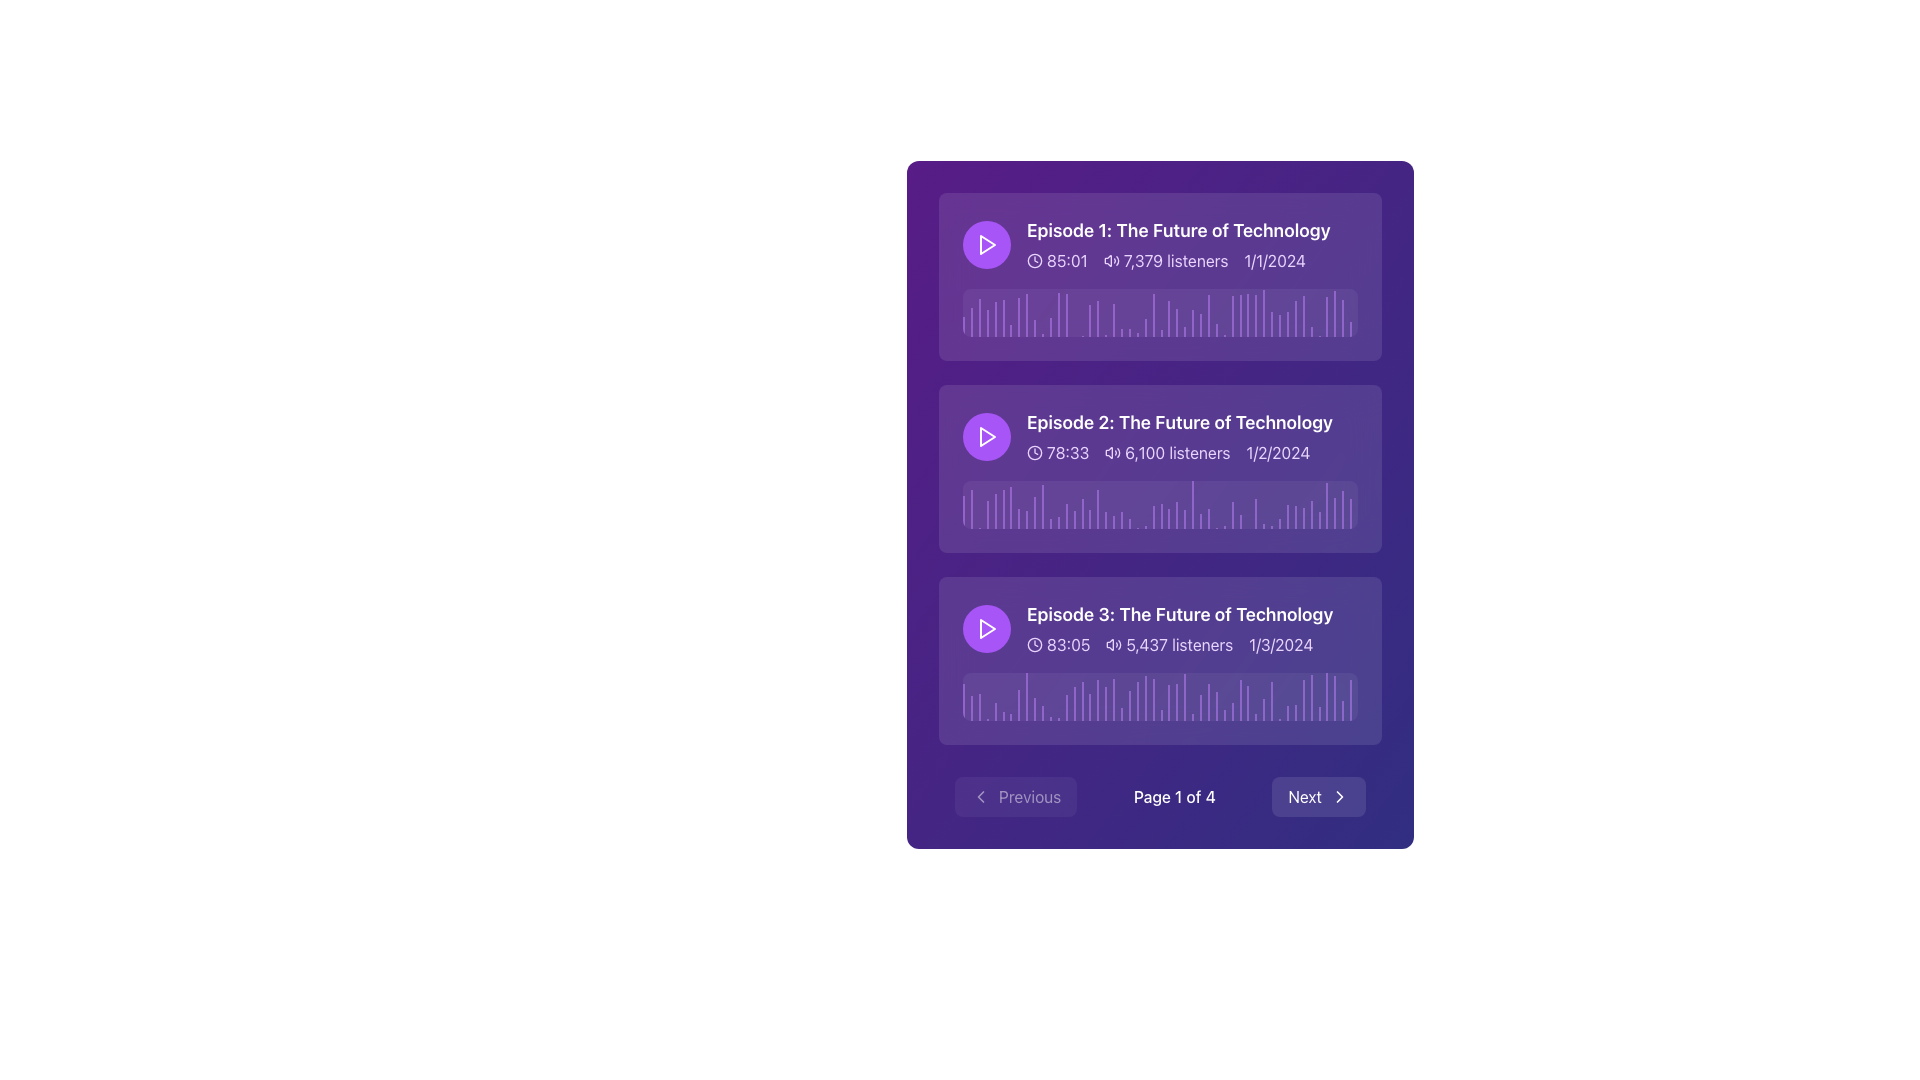 The width and height of the screenshot is (1920, 1080). What do you see at coordinates (1035, 644) in the screenshot?
I see `the clock icon that indicates the duration of the podcast episode, located before the time '83:05' in the third episode's layout` at bounding box center [1035, 644].